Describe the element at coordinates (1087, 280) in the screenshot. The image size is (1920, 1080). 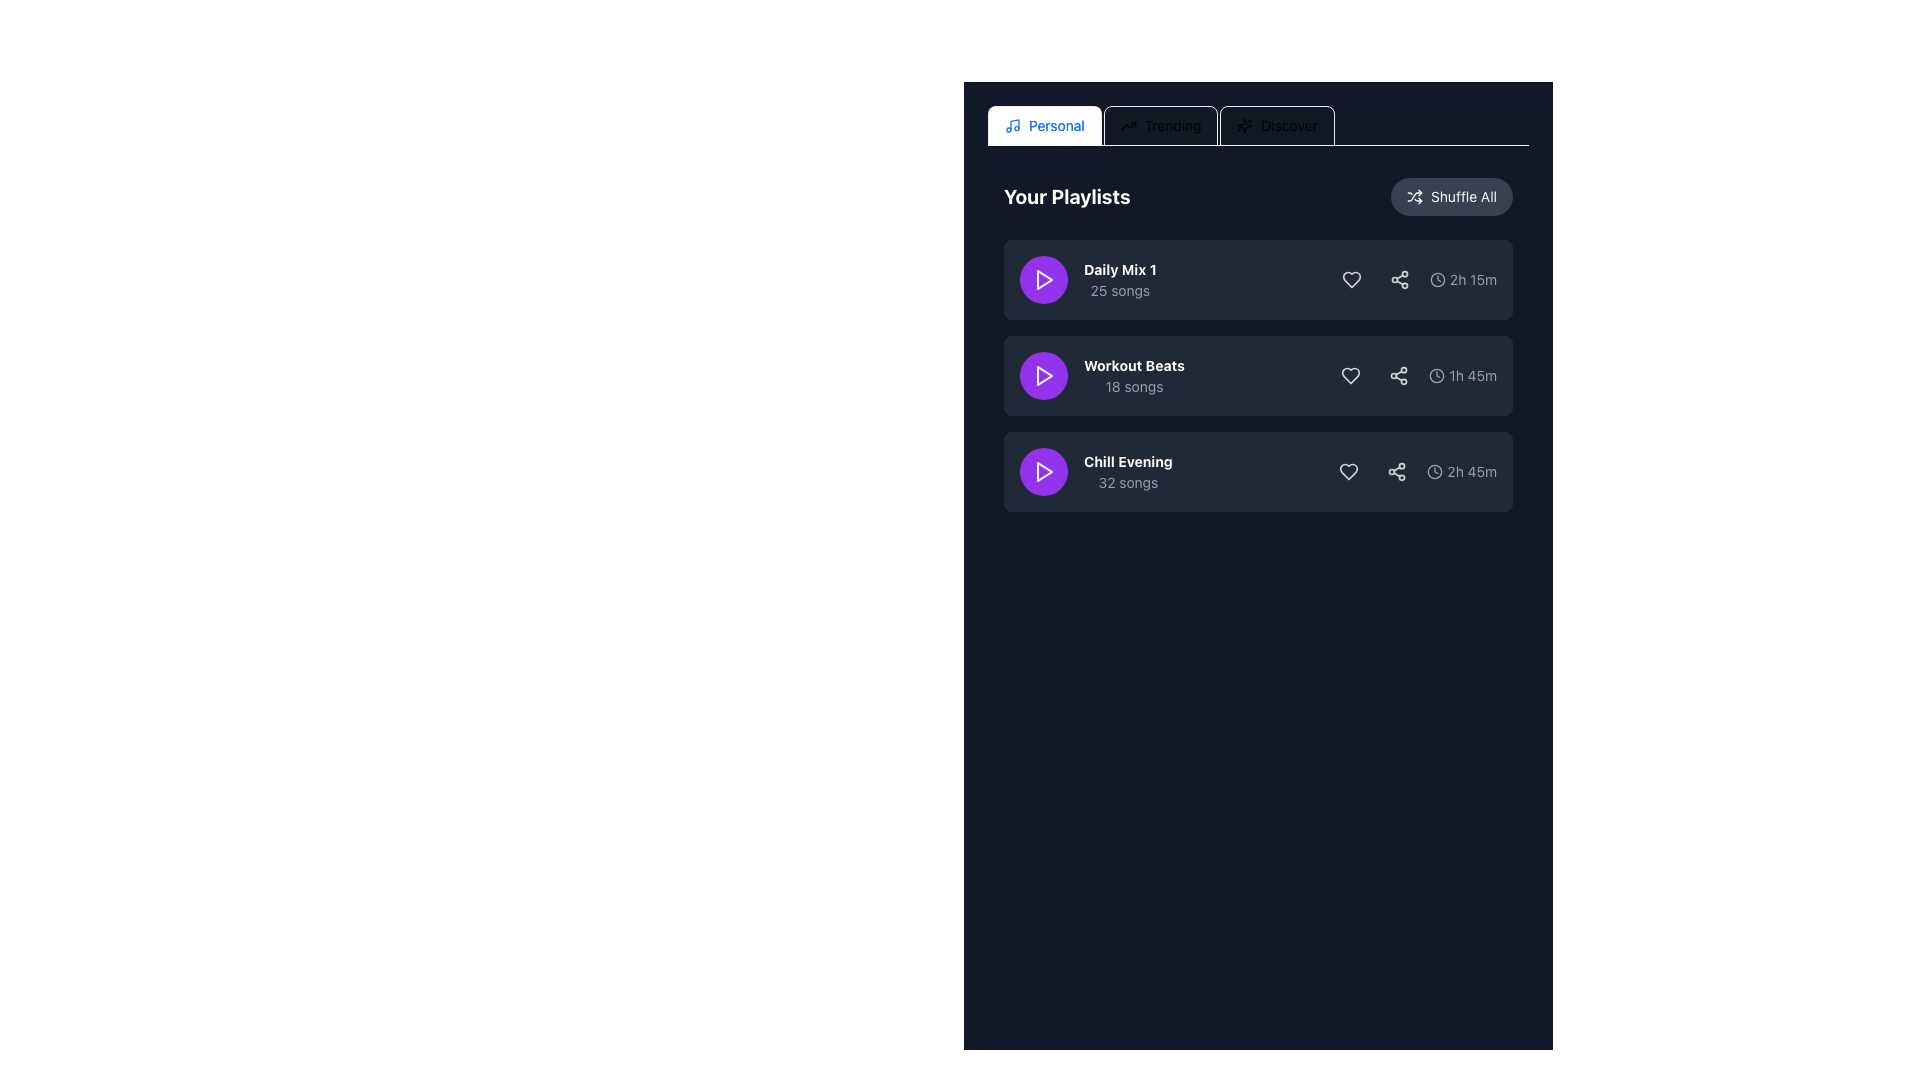
I see `text label displaying 'Daily Mix 1' and '25 songs', which is aligned to the right of a purple circular play button in the first row of the playlist items under 'Your Playlists'` at that location.